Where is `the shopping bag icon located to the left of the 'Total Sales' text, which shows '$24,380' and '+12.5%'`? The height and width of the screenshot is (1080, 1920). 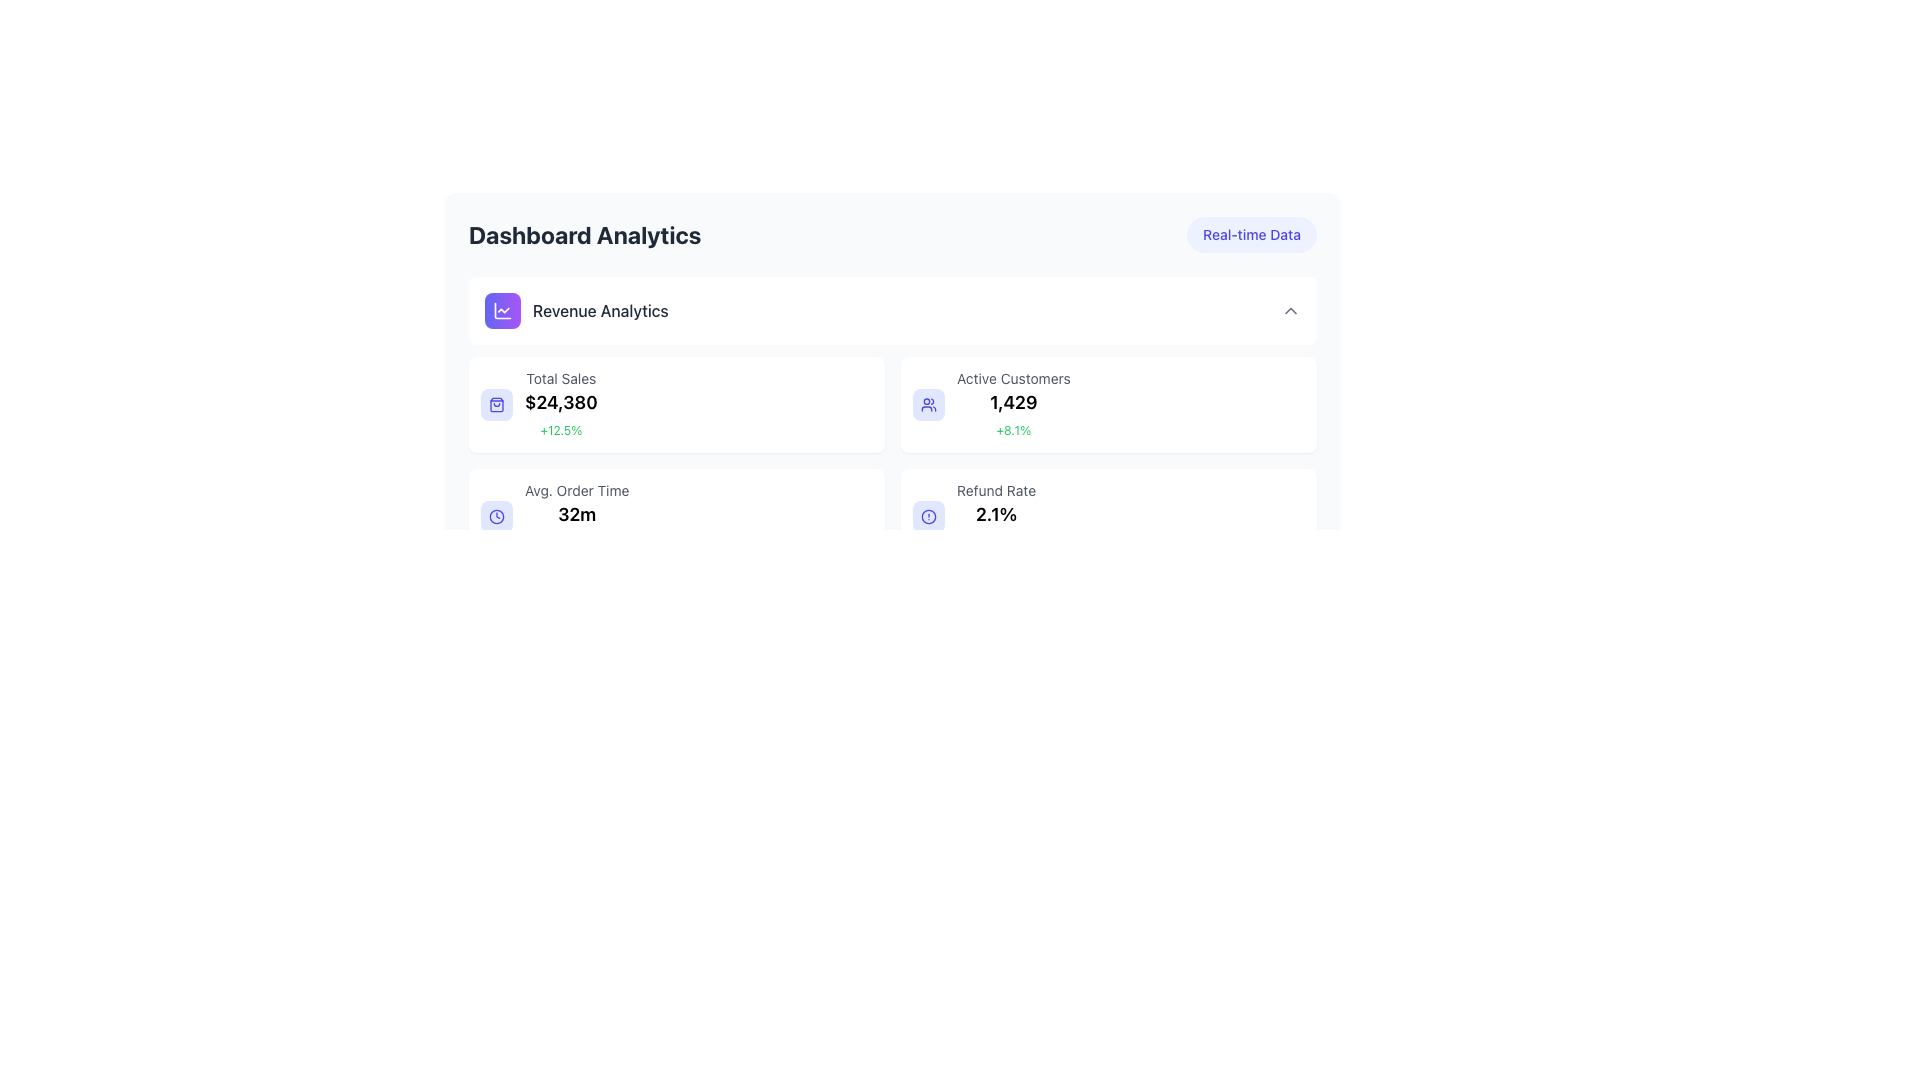
the shopping bag icon located to the left of the 'Total Sales' text, which shows '$24,380' and '+12.5%' is located at coordinates (497, 405).